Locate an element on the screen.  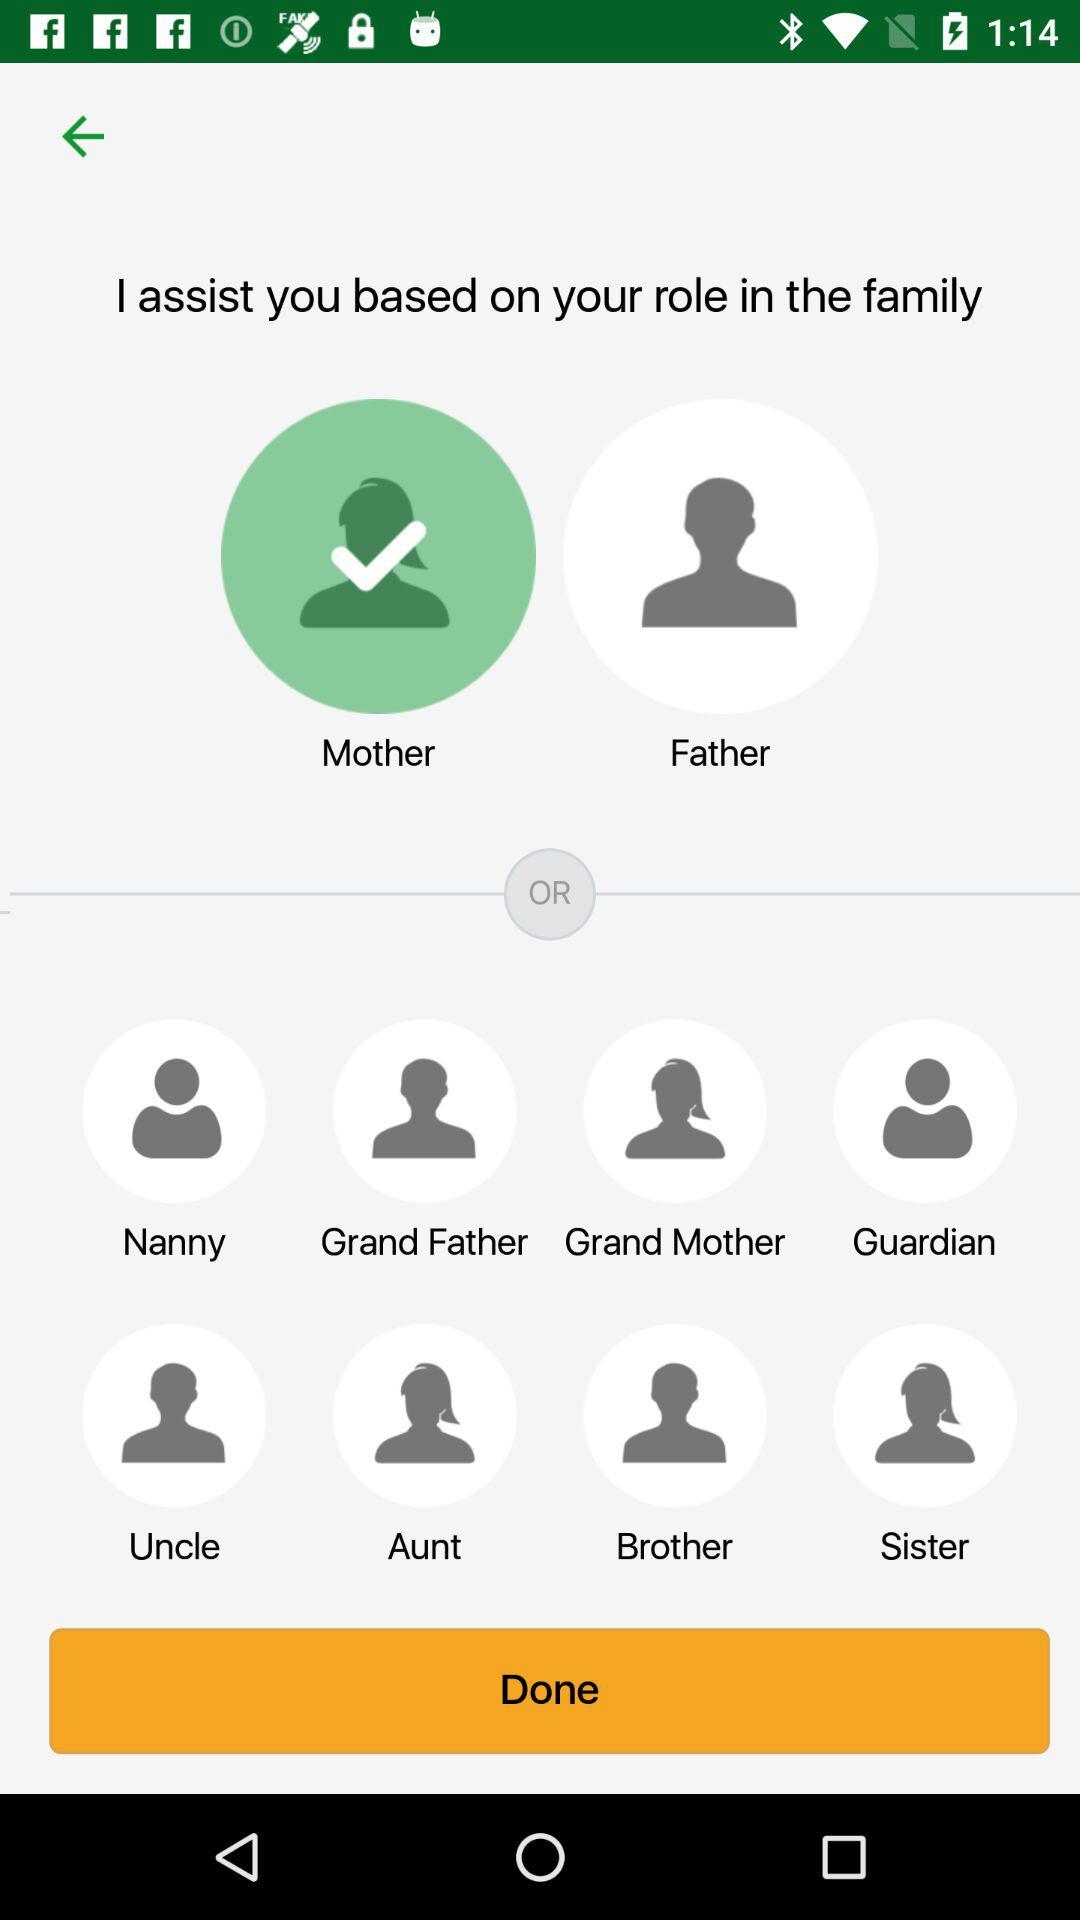
icon above the guardian is located at coordinates (915, 1110).